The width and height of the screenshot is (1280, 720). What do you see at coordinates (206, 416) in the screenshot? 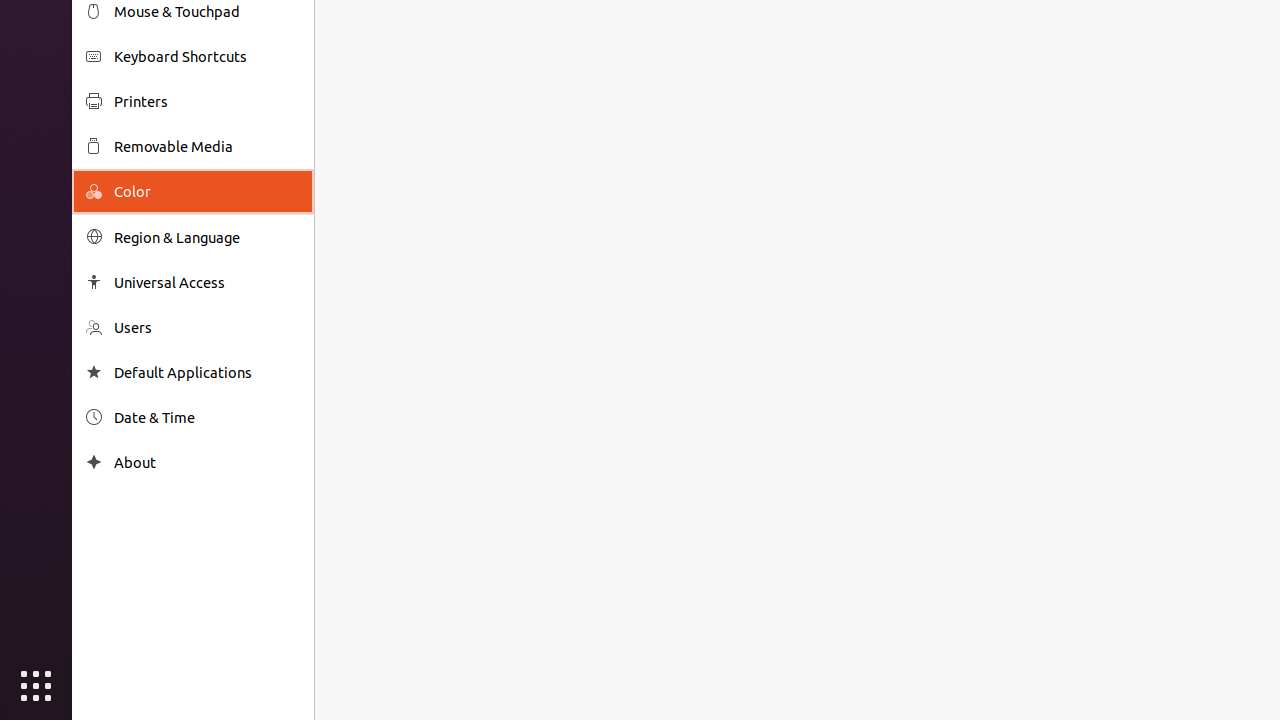
I see `'Date & Time'` at bounding box center [206, 416].